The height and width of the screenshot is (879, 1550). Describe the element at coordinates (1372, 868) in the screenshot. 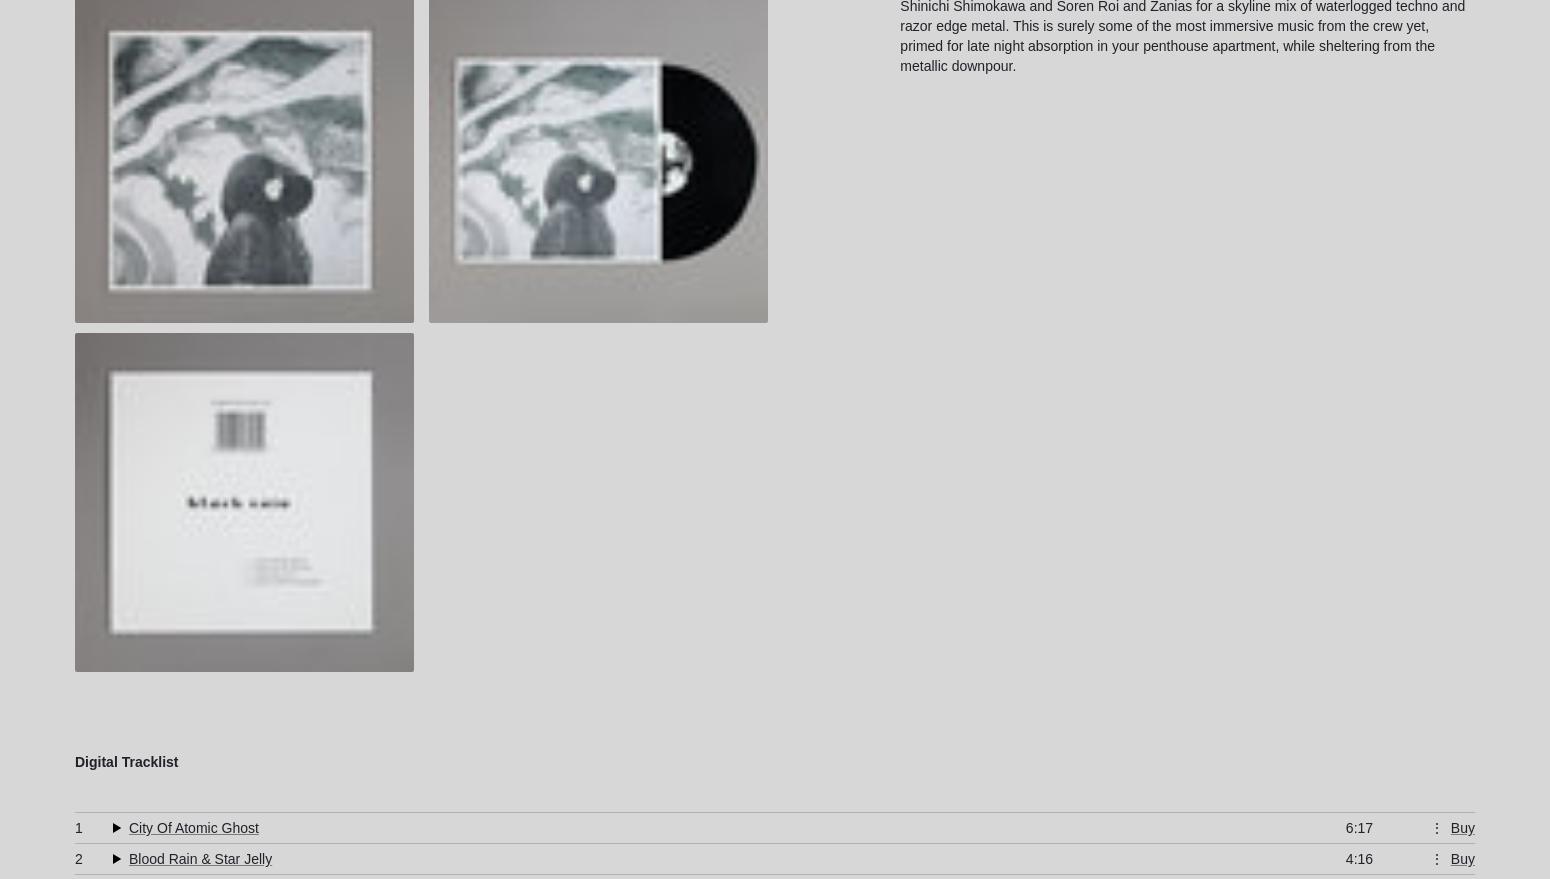

I see `'WAV (24-bit)'` at that location.